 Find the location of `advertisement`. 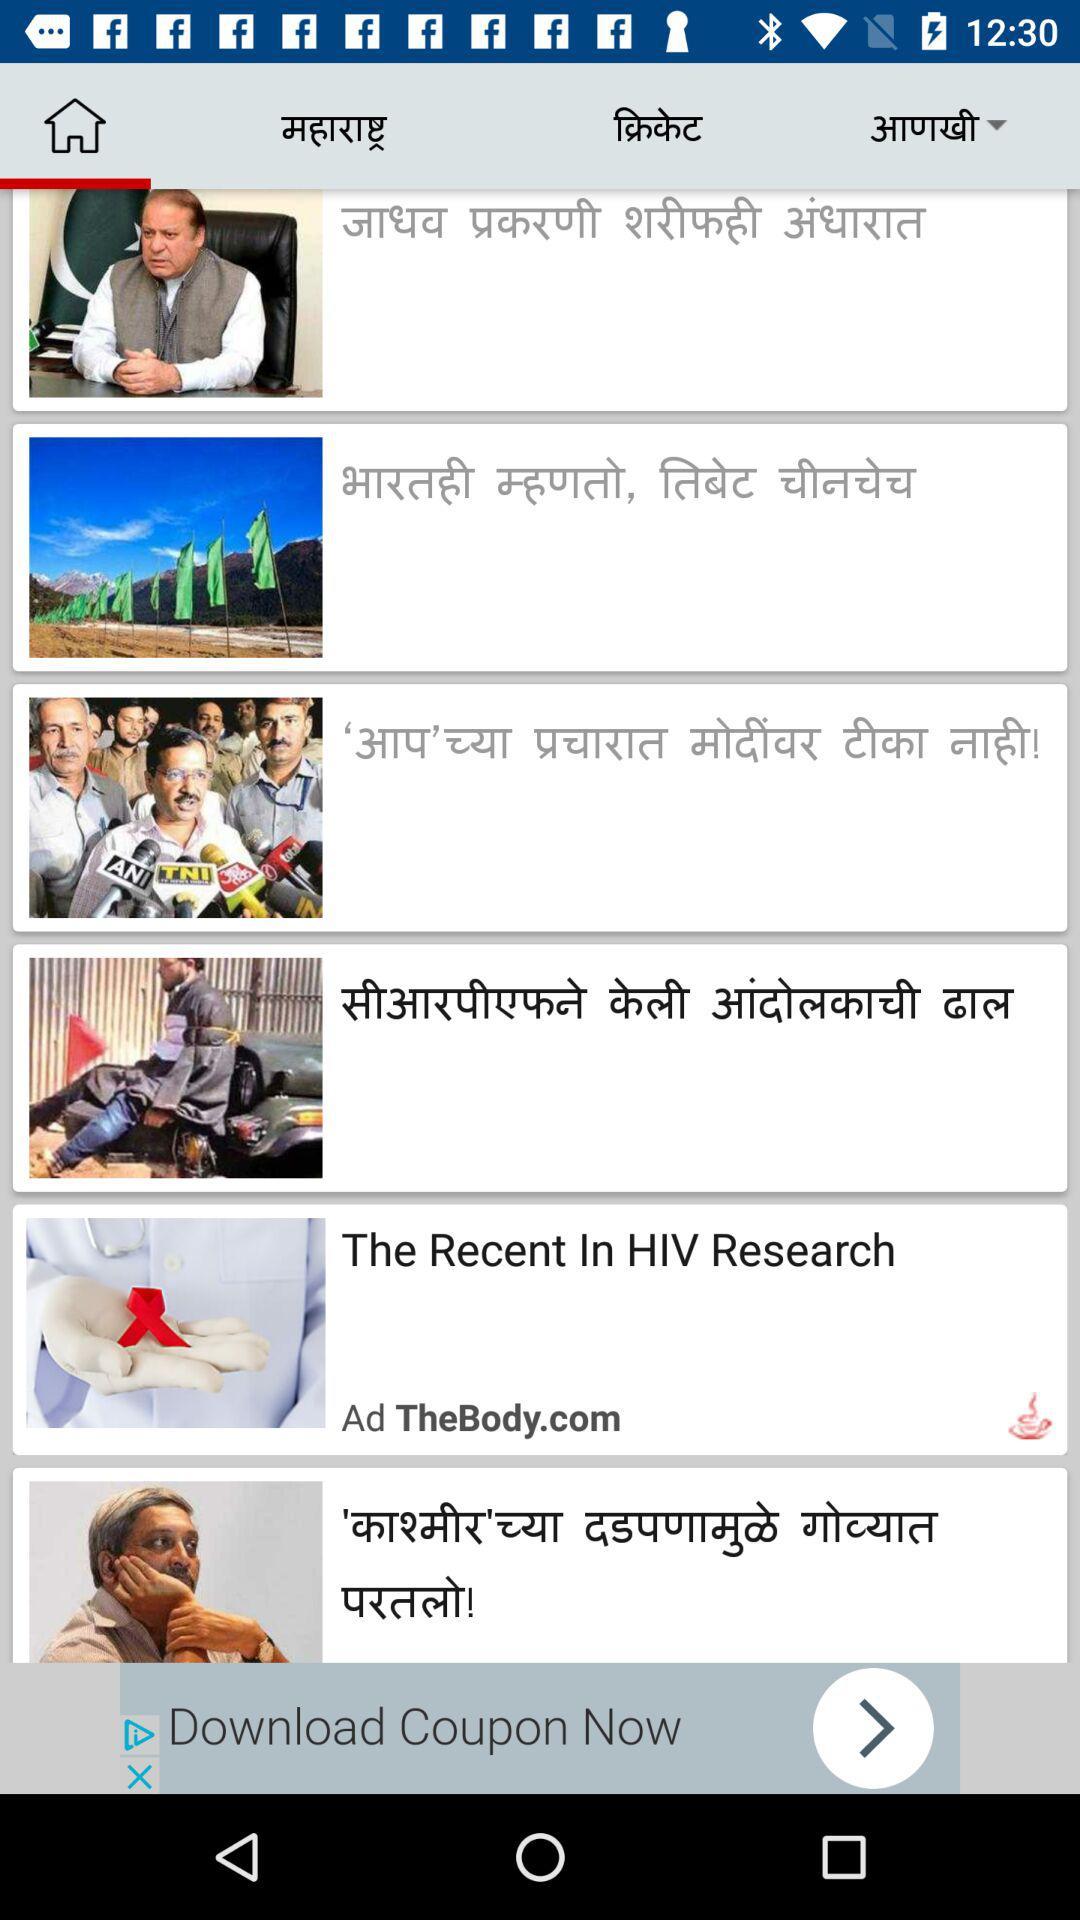

advertisement is located at coordinates (540, 1727).